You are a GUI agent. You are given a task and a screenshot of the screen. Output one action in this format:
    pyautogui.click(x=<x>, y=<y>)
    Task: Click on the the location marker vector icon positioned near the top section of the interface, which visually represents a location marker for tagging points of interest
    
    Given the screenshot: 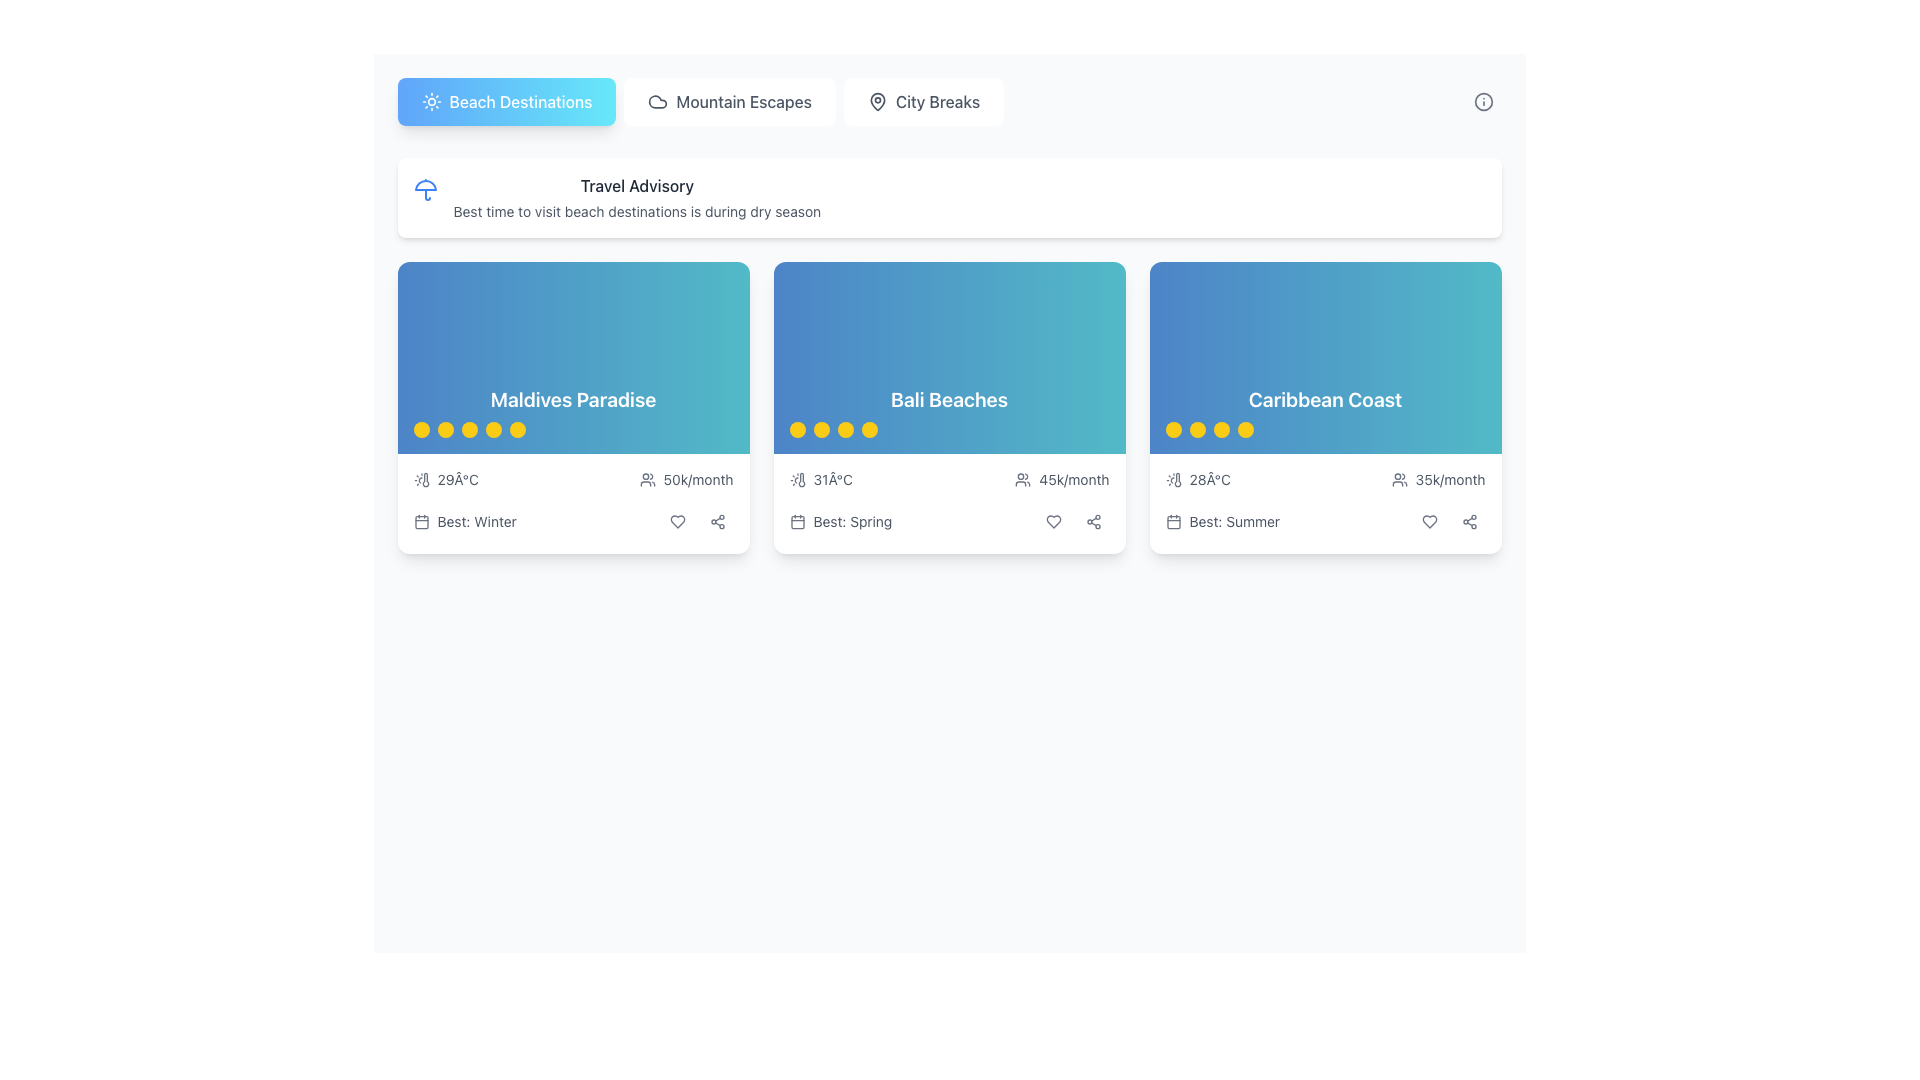 What is the action you would take?
    pyautogui.click(x=877, y=101)
    